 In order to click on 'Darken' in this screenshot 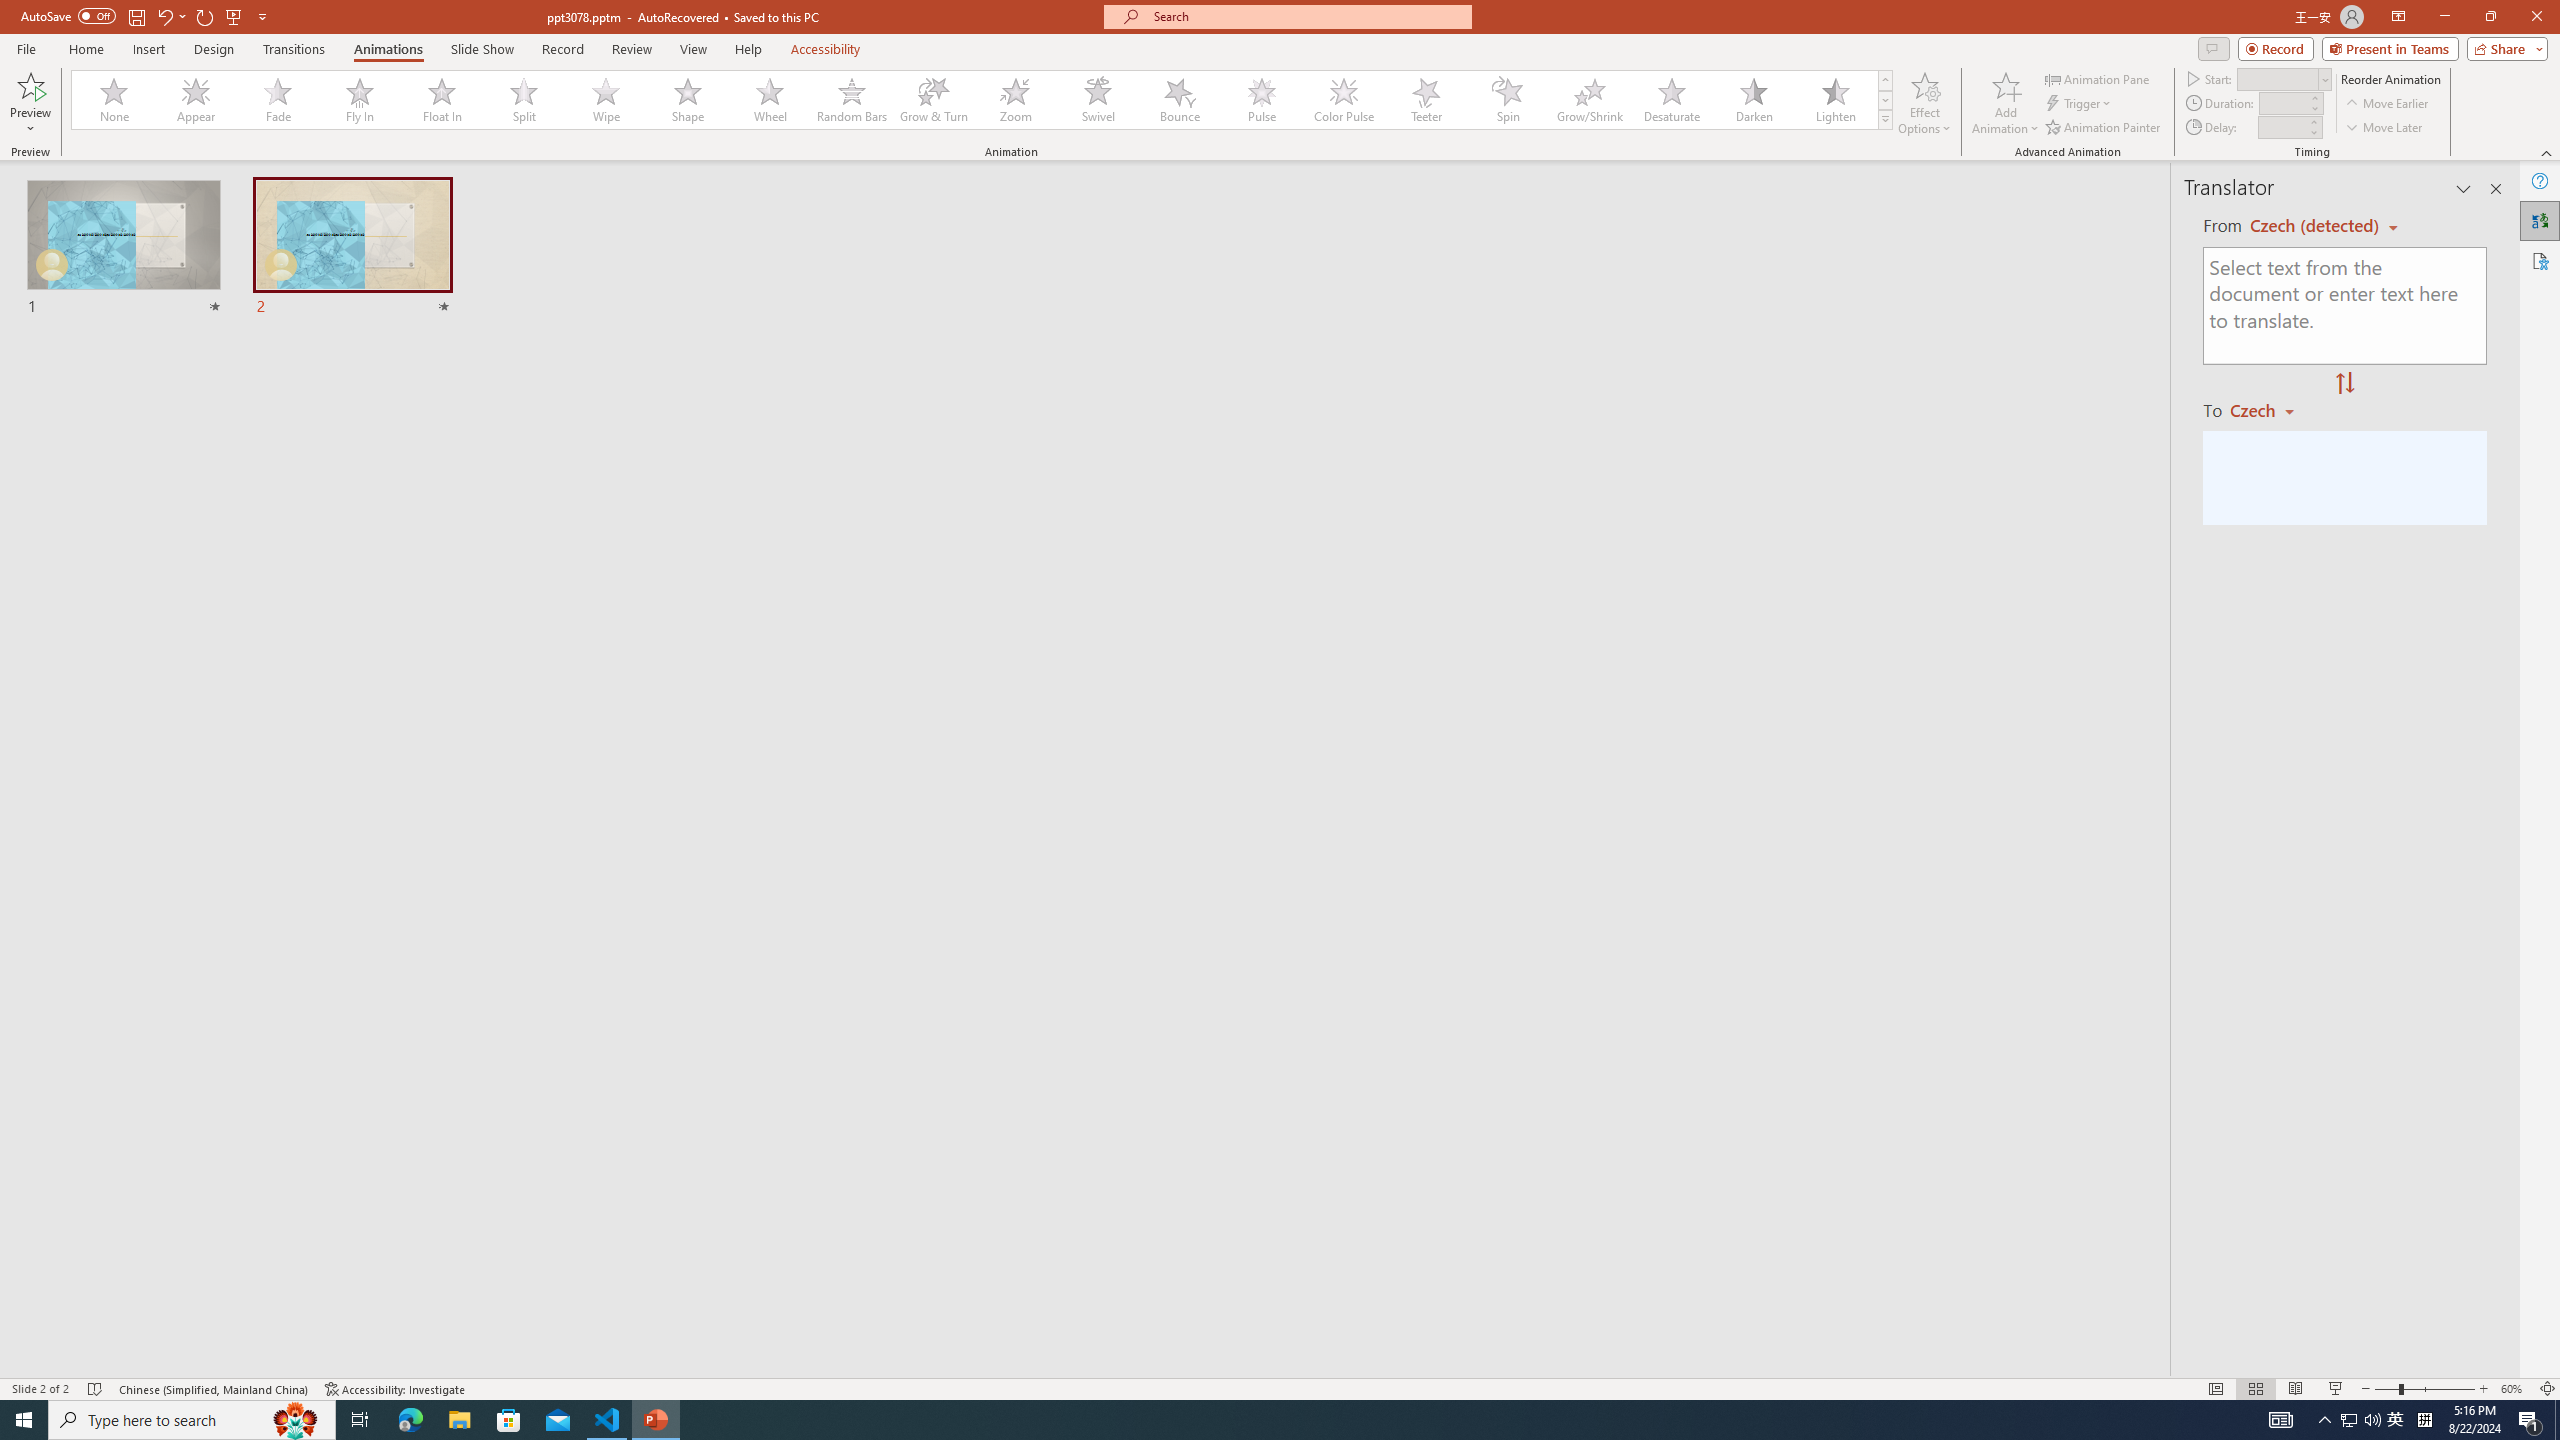, I will do `click(1752, 99)`.